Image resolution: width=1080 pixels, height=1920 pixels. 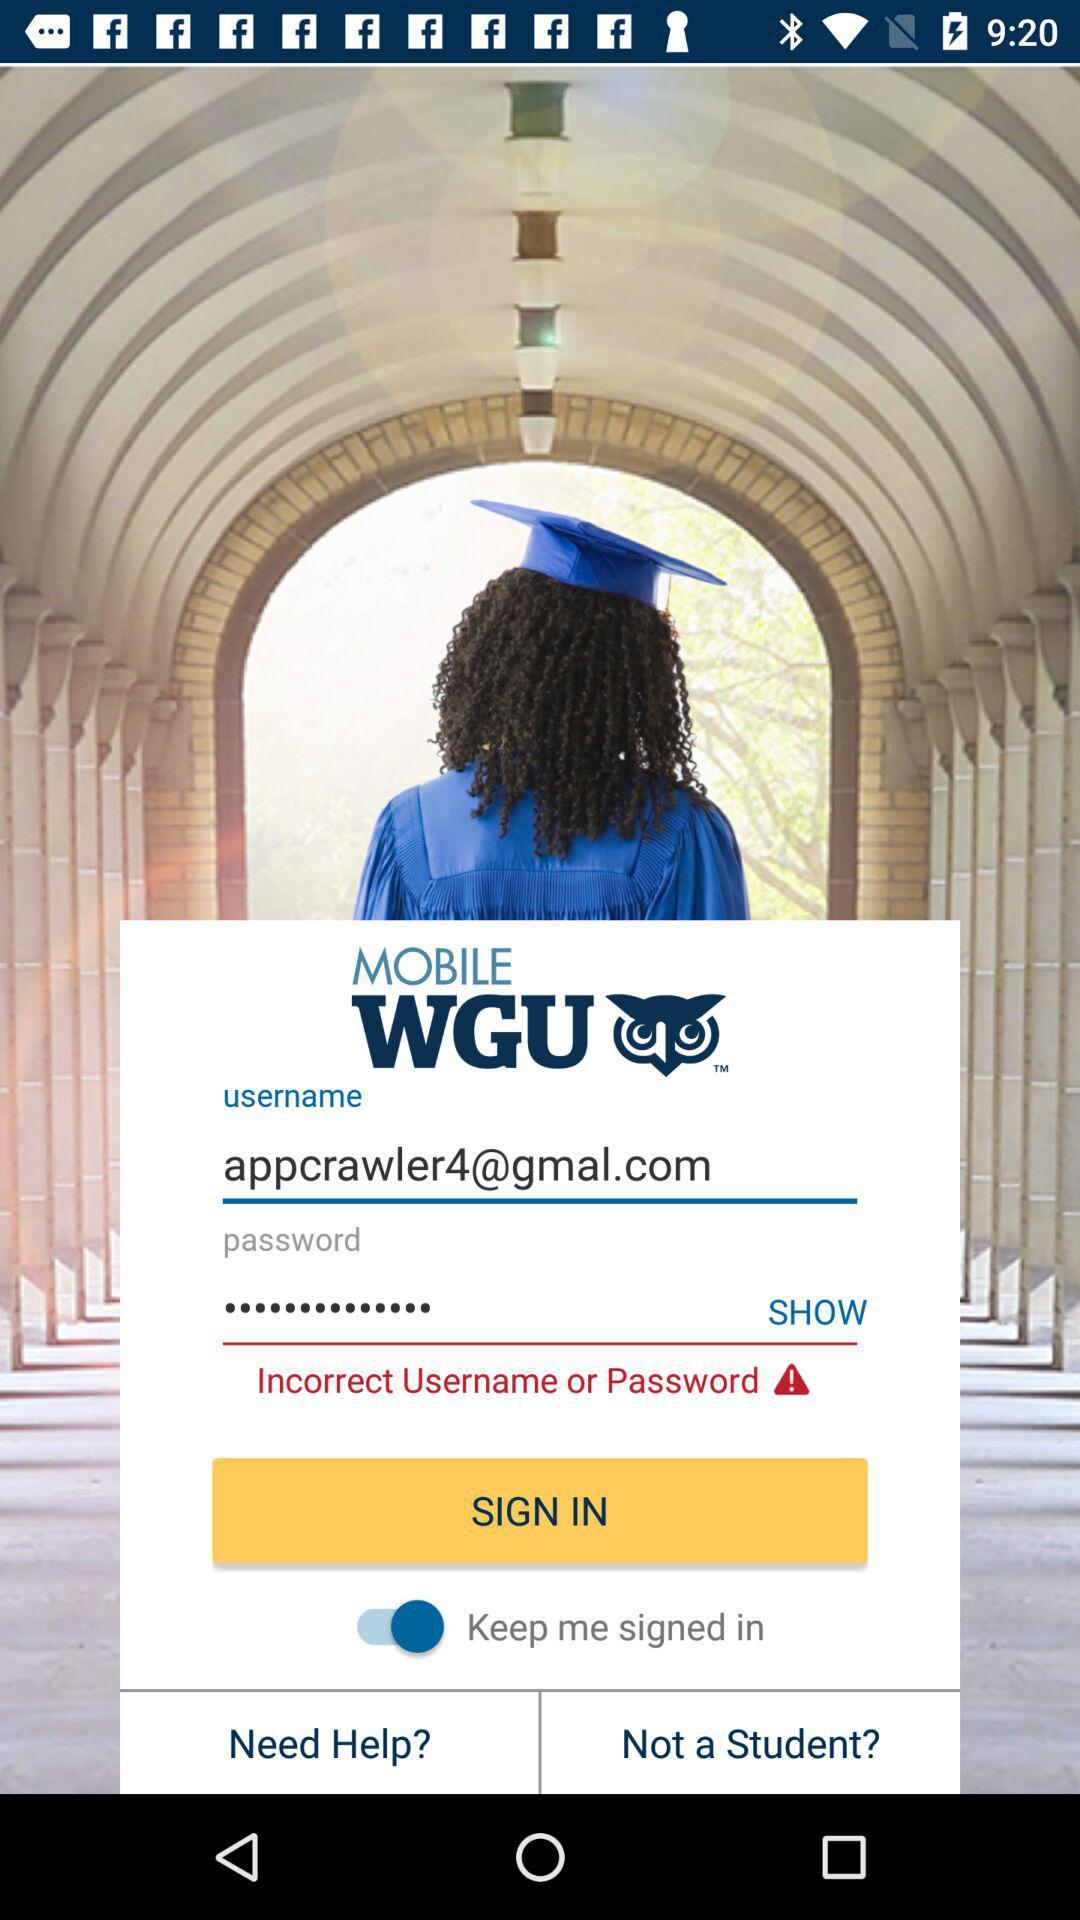 I want to click on icon below appcrawler4@gmal.com icon, so click(x=817, y=1310).